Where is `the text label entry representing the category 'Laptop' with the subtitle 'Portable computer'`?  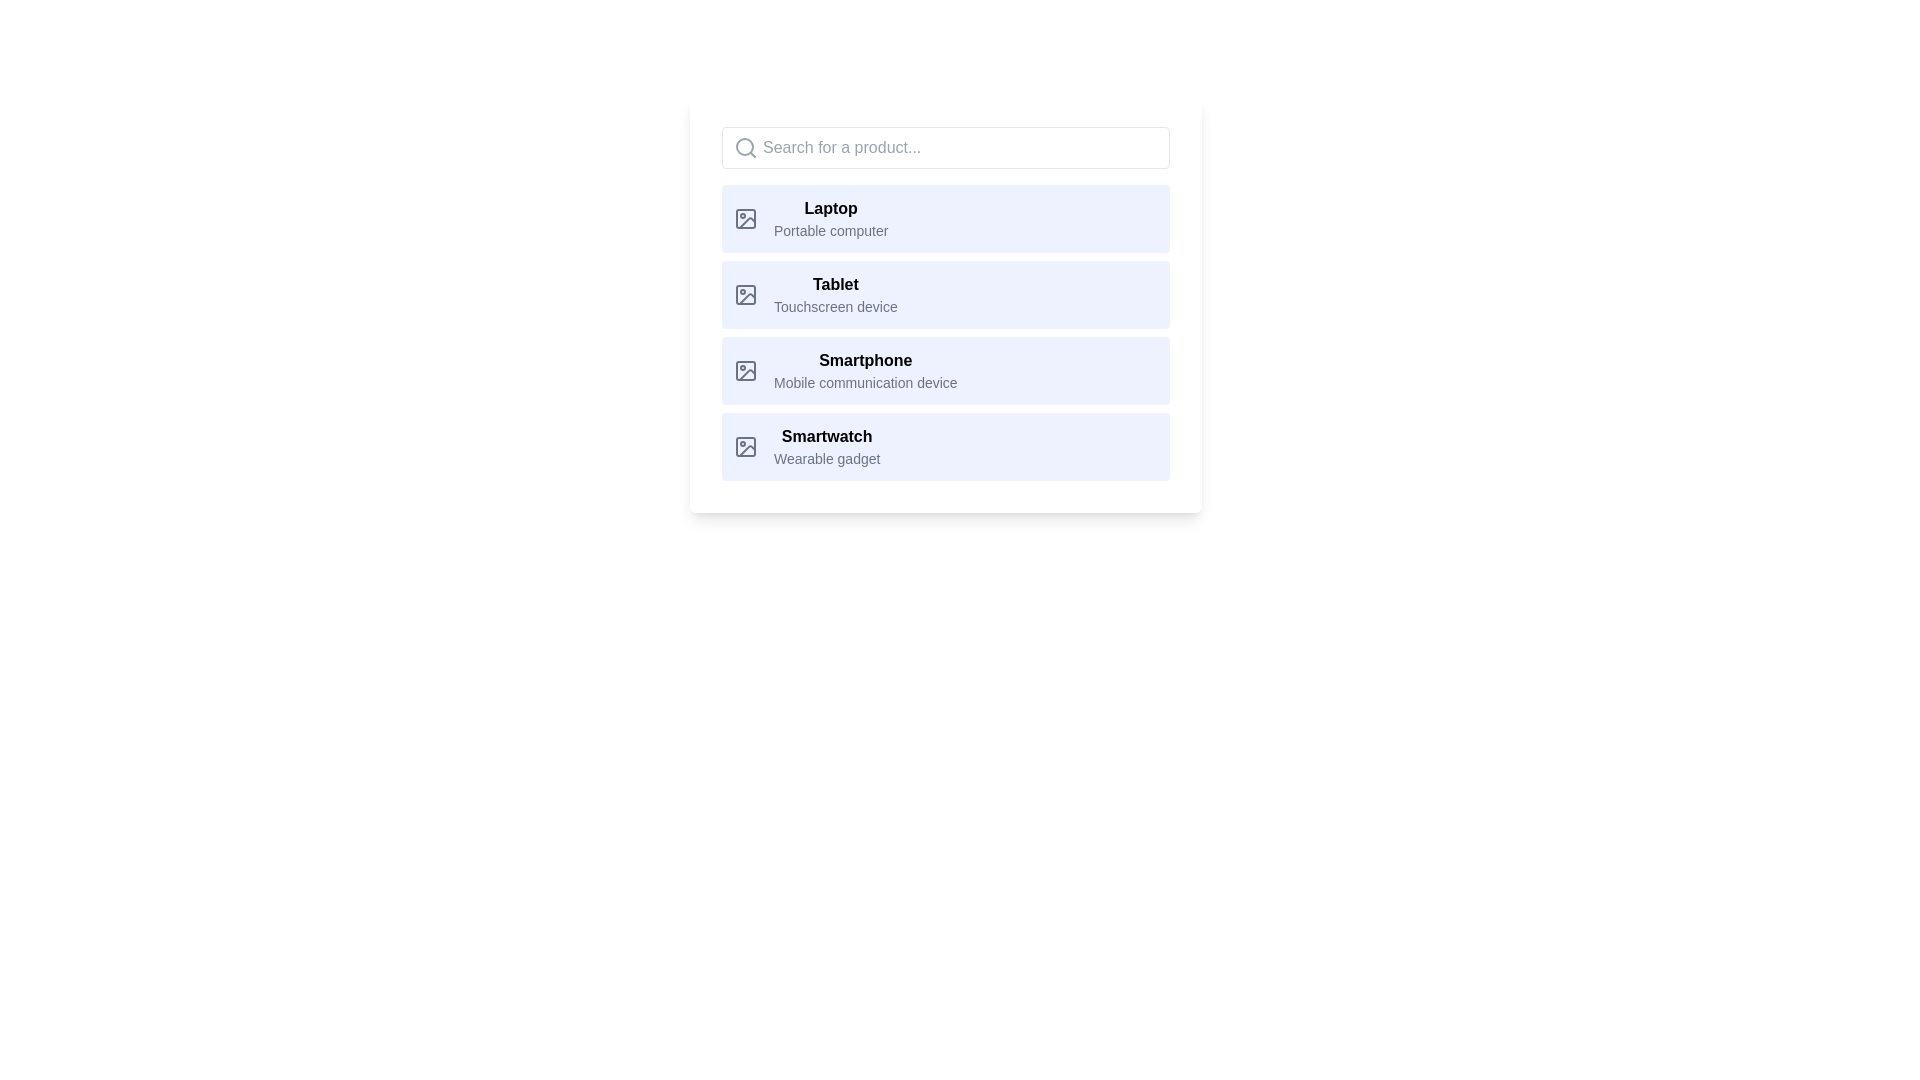
the text label entry representing the category 'Laptop' with the subtitle 'Portable computer' is located at coordinates (831, 219).